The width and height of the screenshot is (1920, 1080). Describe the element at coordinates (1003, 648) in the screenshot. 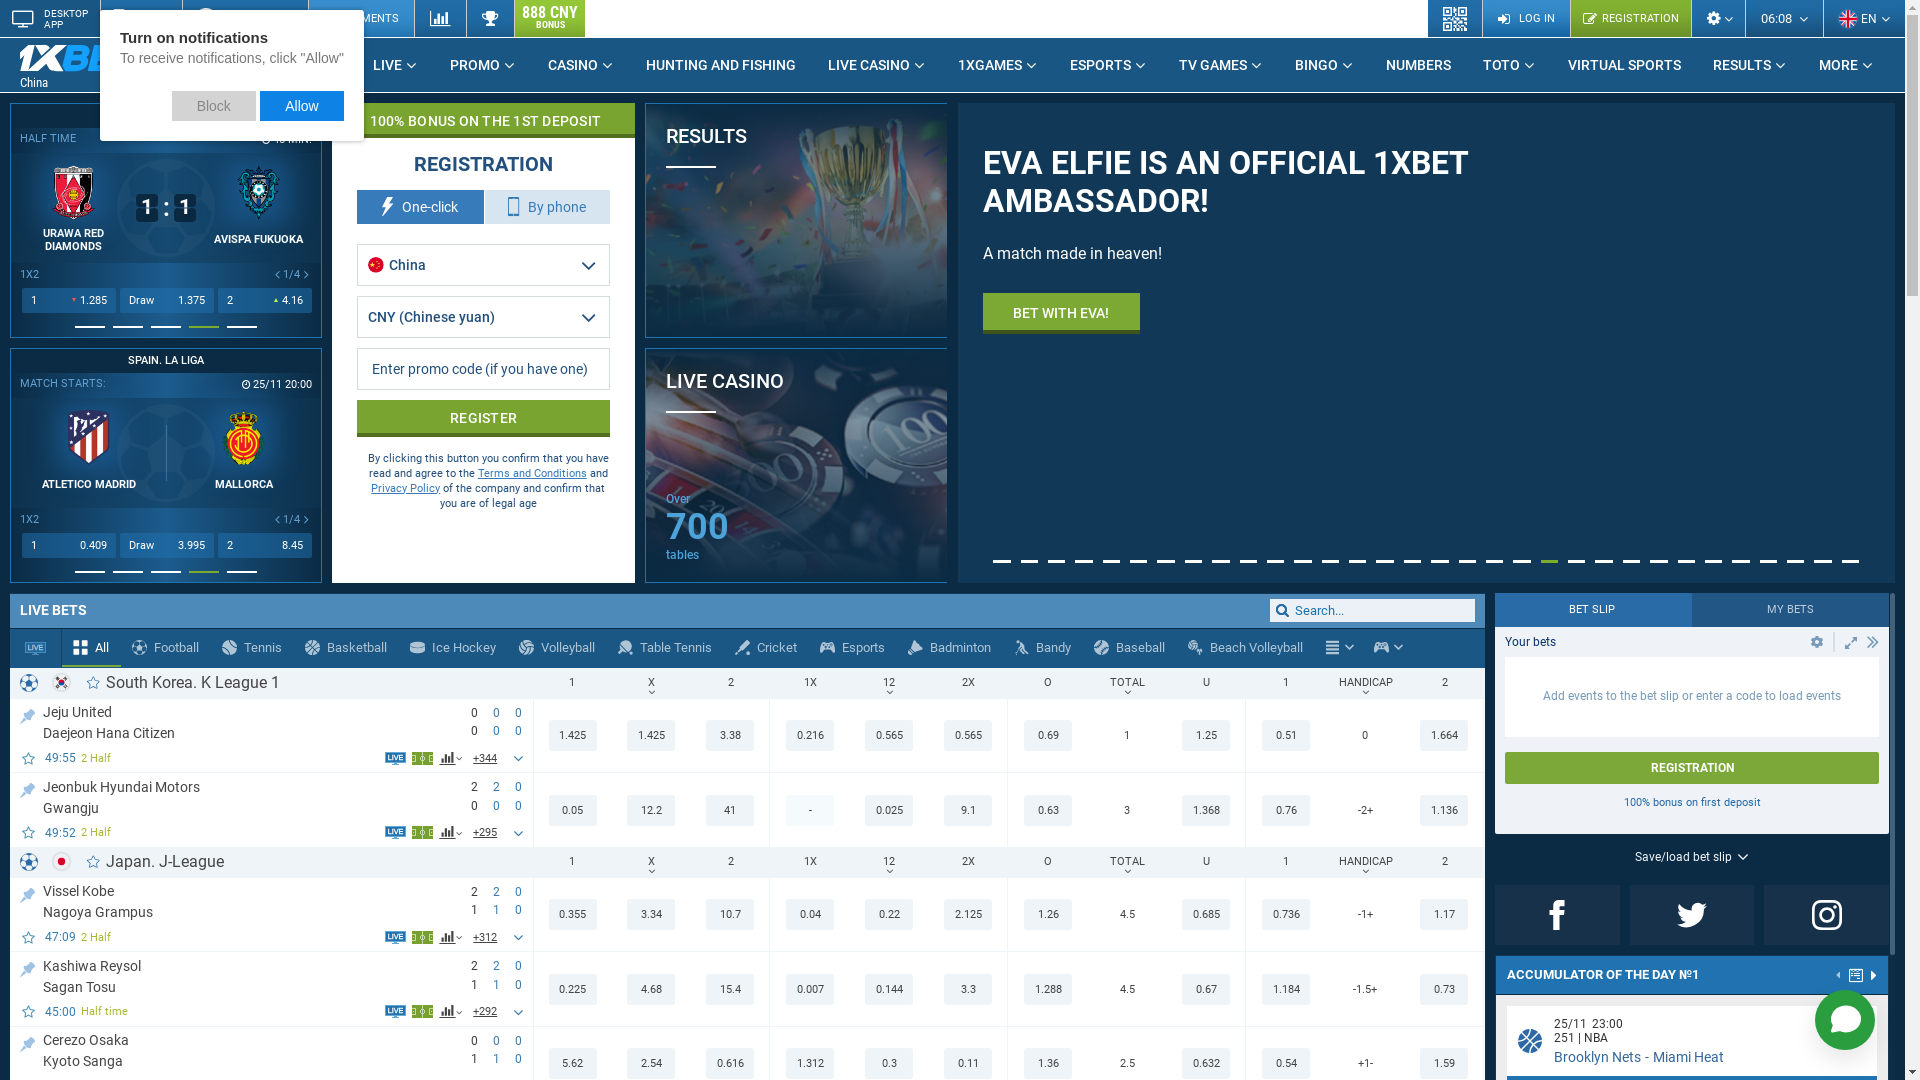

I see `'Bandy'` at that location.